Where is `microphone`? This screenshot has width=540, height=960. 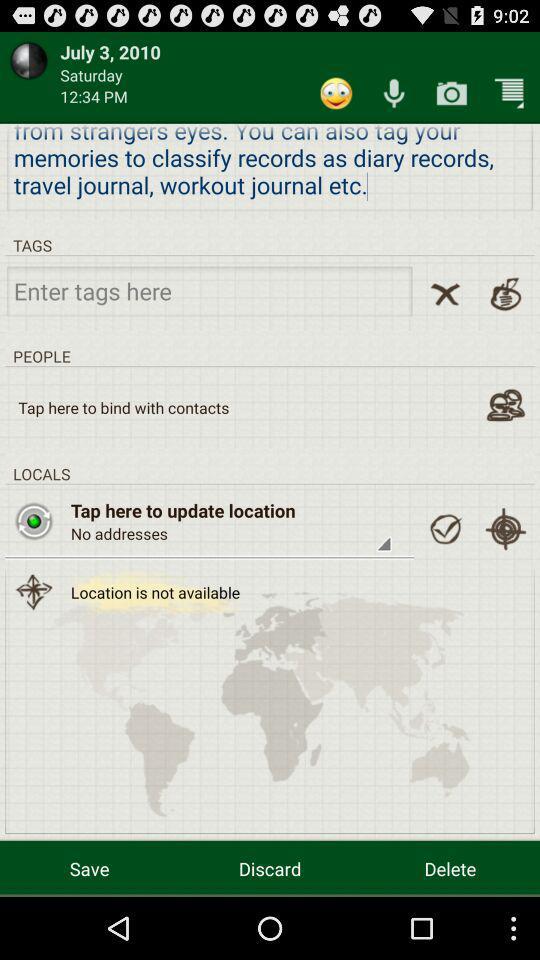 microphone is located at coordinates (394, 93).